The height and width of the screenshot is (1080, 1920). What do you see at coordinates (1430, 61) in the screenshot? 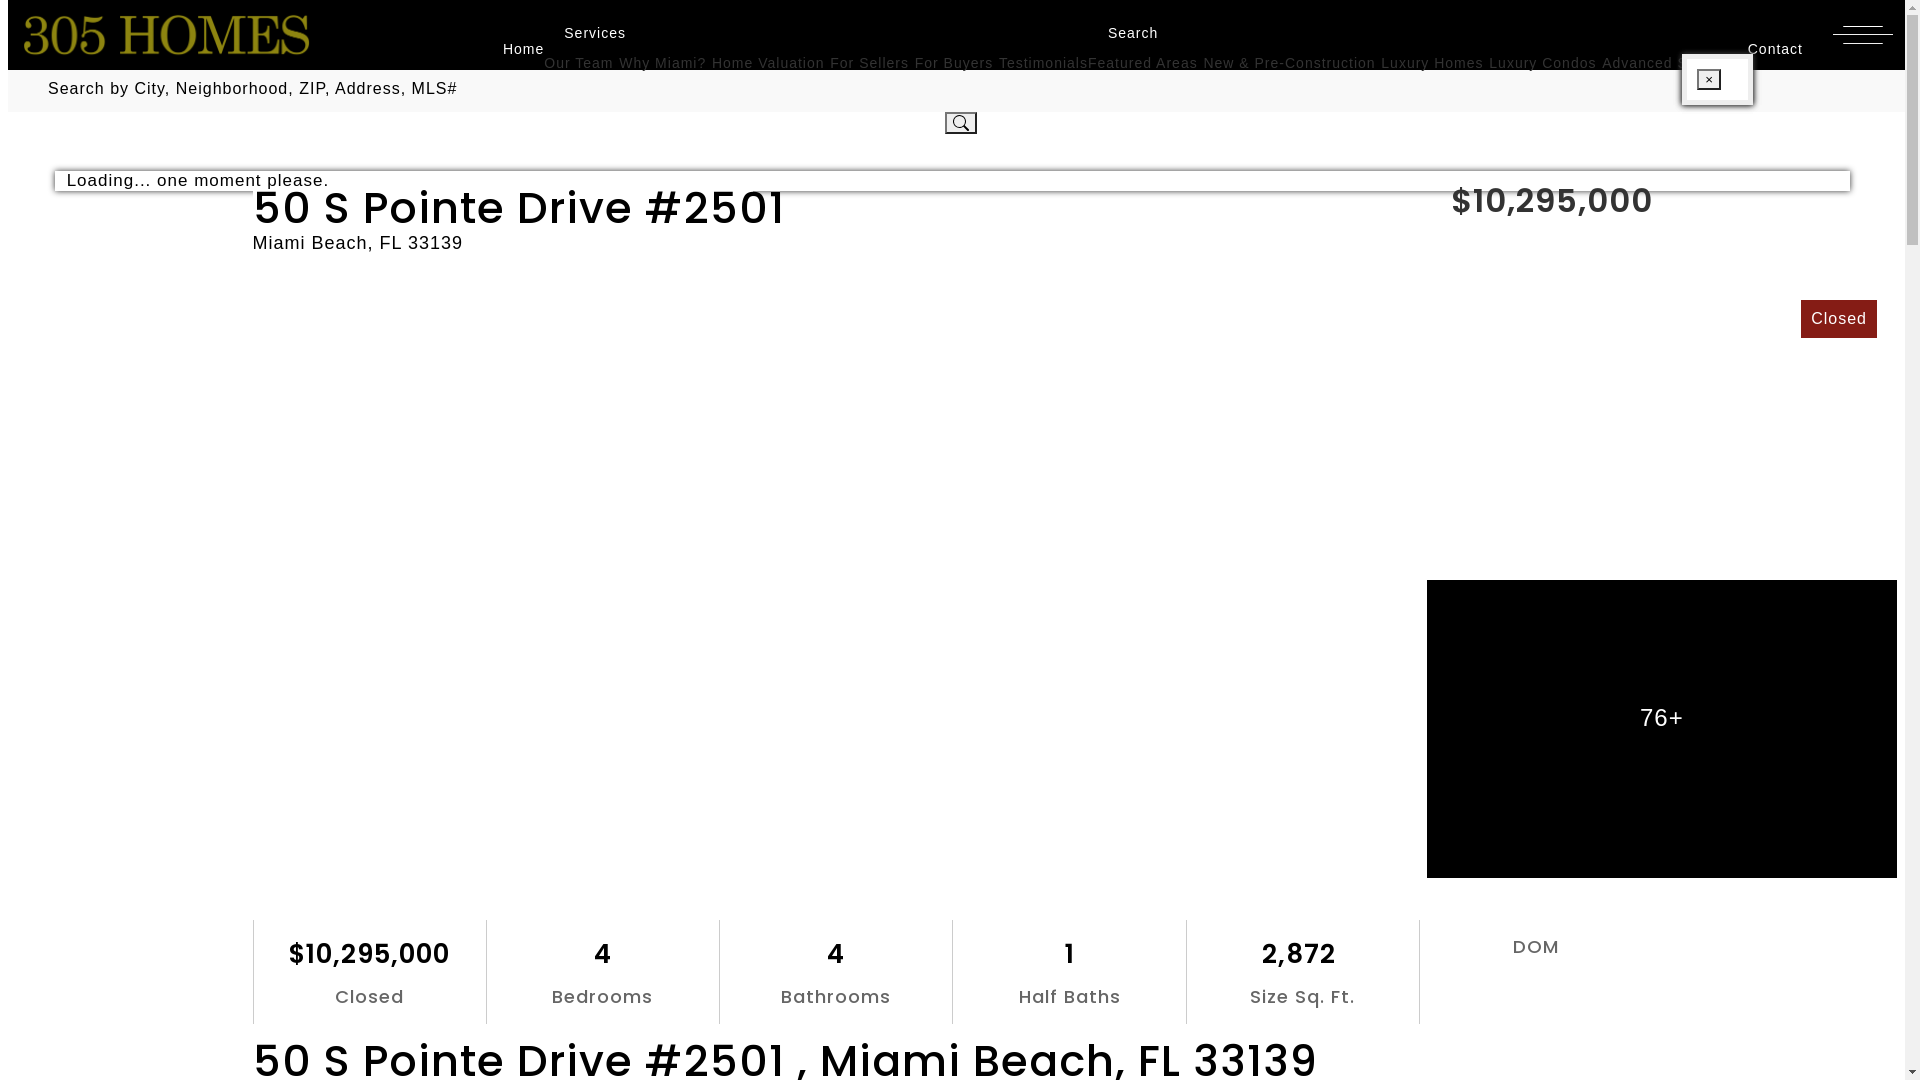
I see `'Luxury Homes'` at bounding box center [1430, 61].